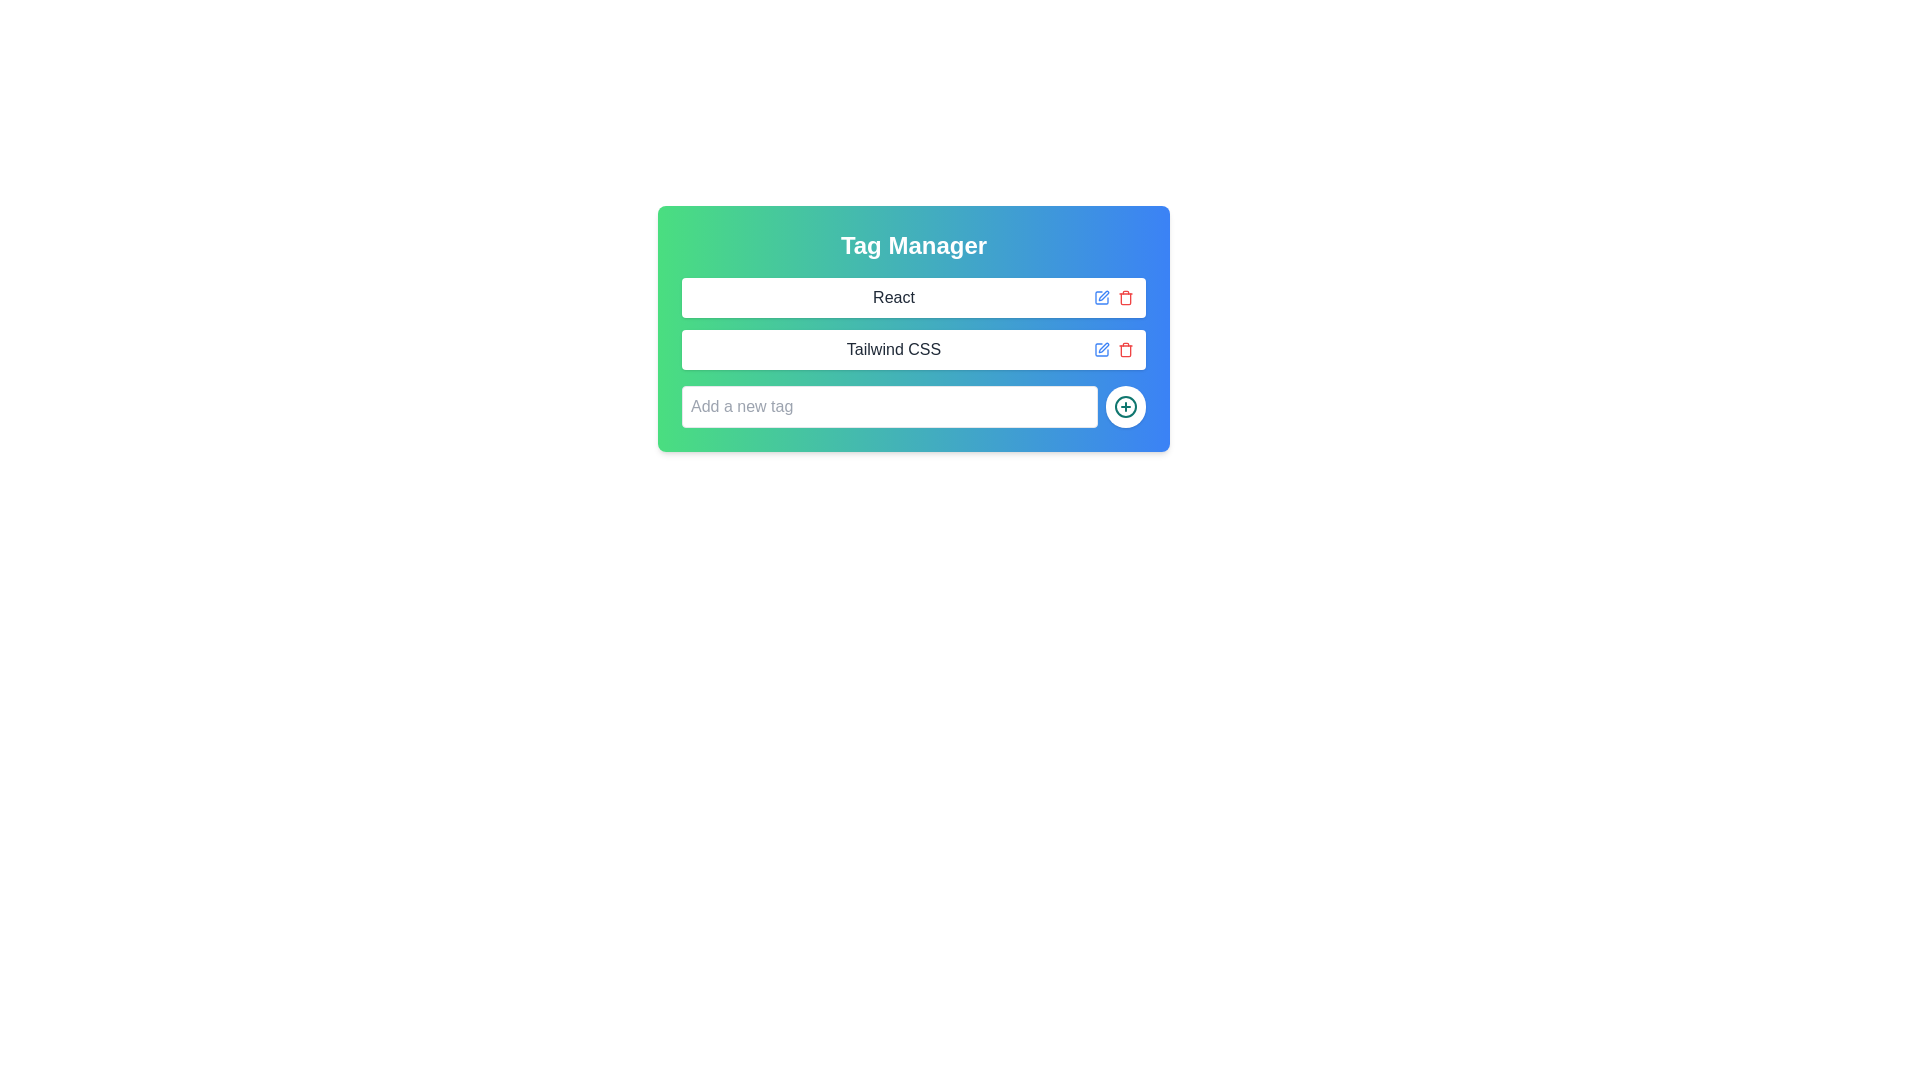 The width and height of the screenshot is (1920, 1080). I want to click on the text label displaying 'Tailwind CSS' in the Tag Manager interface, which is visually characterized by its medium-sized dark gray font within a light-colored rounded rectangle, so click(892, 349).